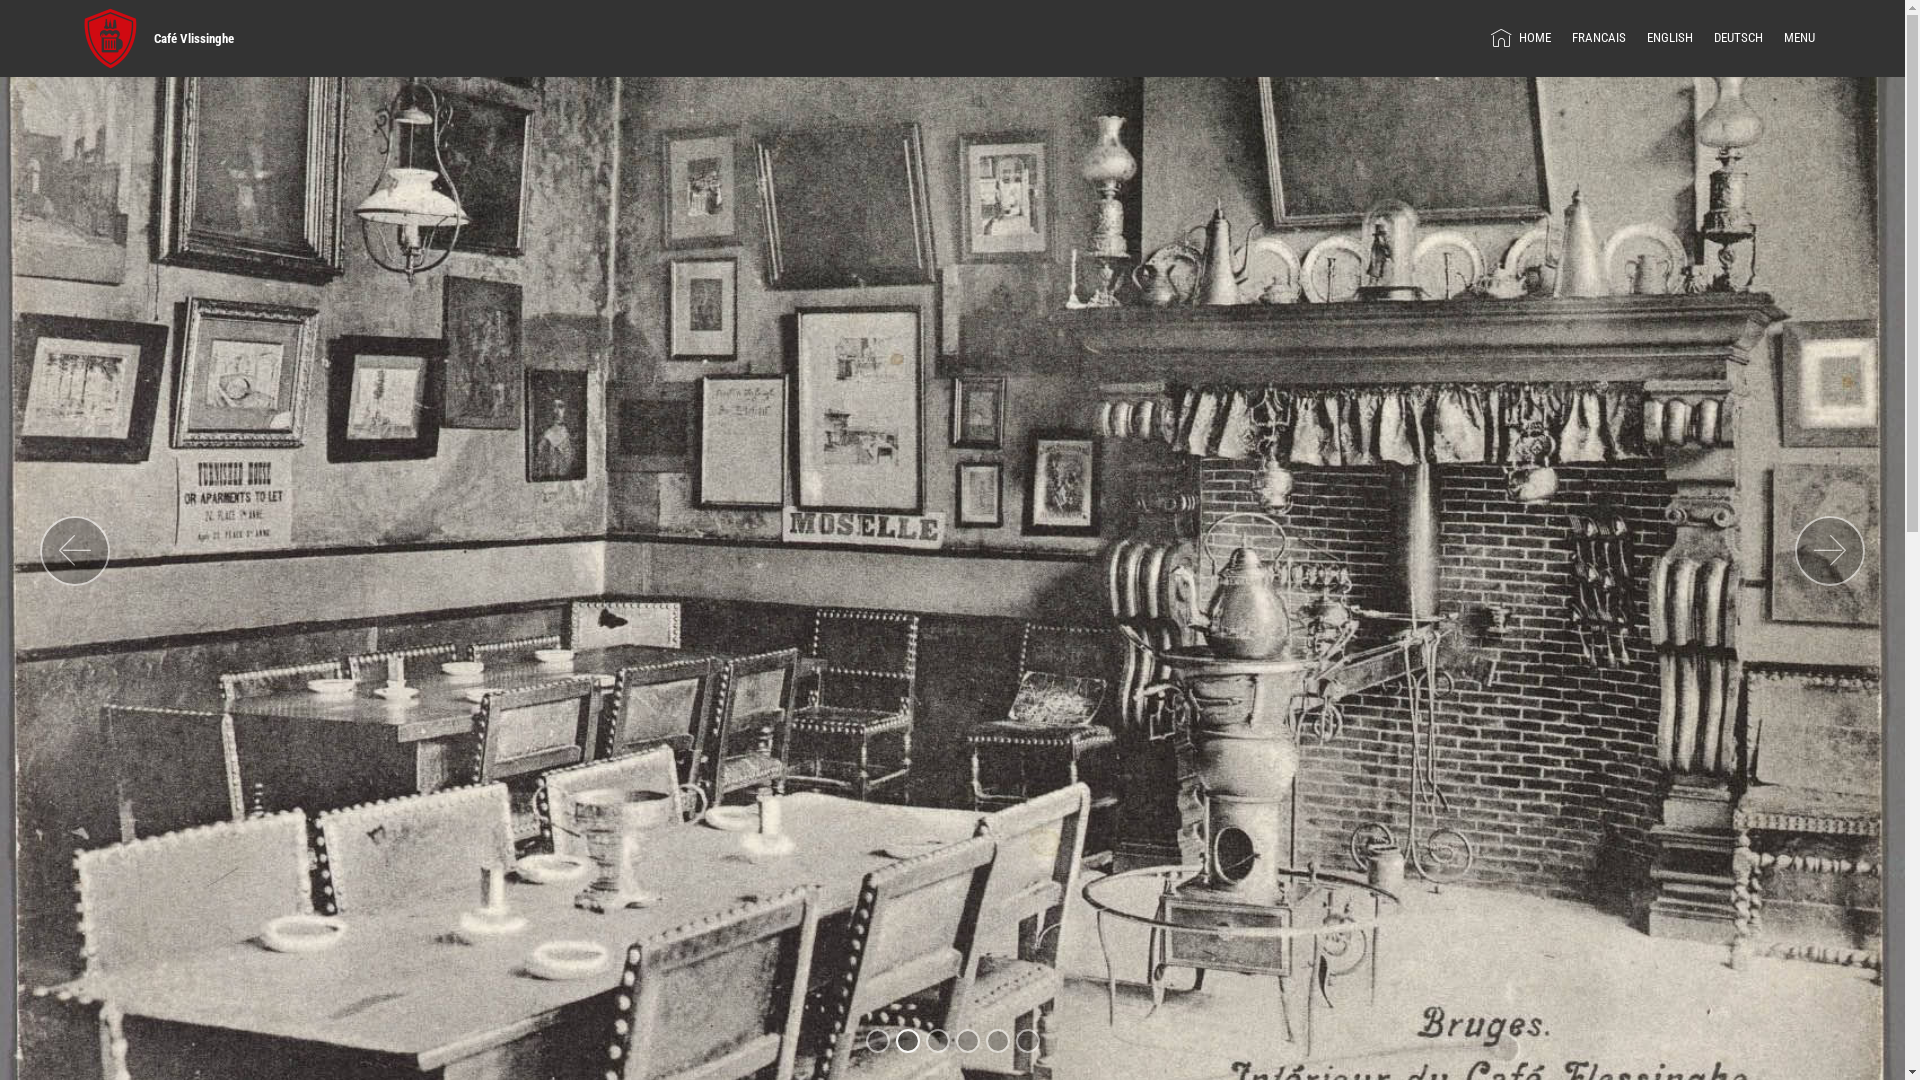  What do you see at coordinates (1670, 38) in the screenshot?
I see `'ENGLISH'` at bounding box center [1670, 38].